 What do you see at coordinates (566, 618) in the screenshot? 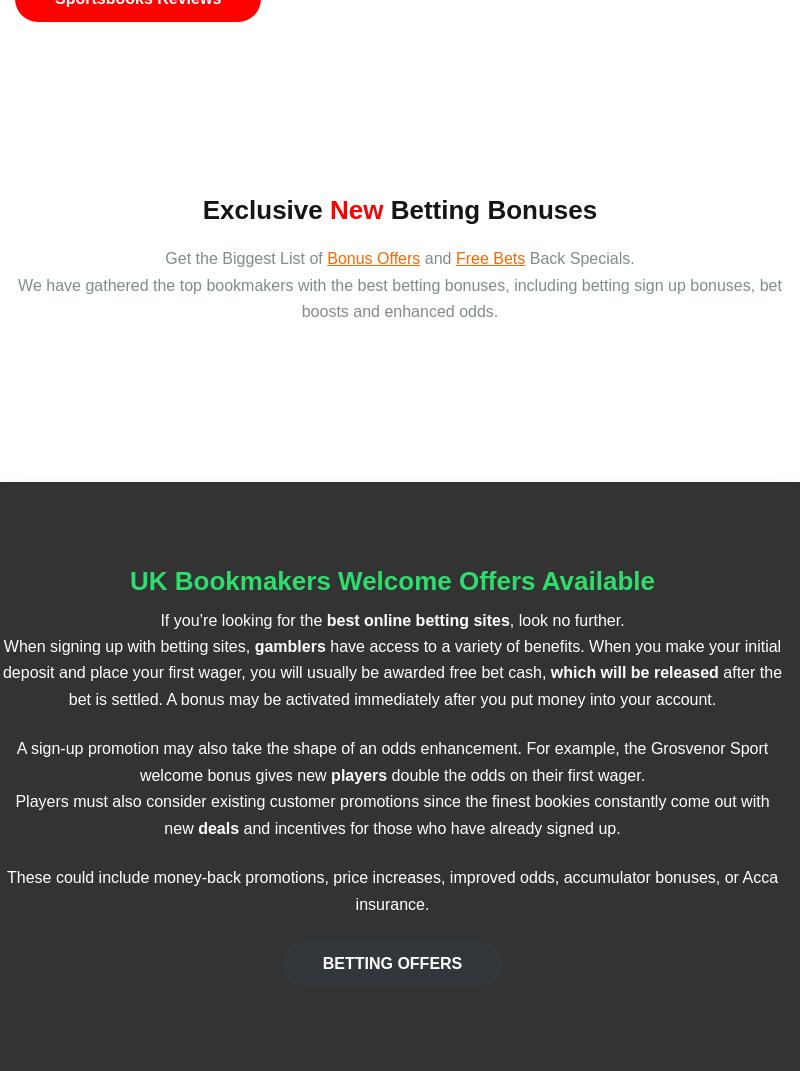
I see `', look no further.'` at bounding box center [566, 618].